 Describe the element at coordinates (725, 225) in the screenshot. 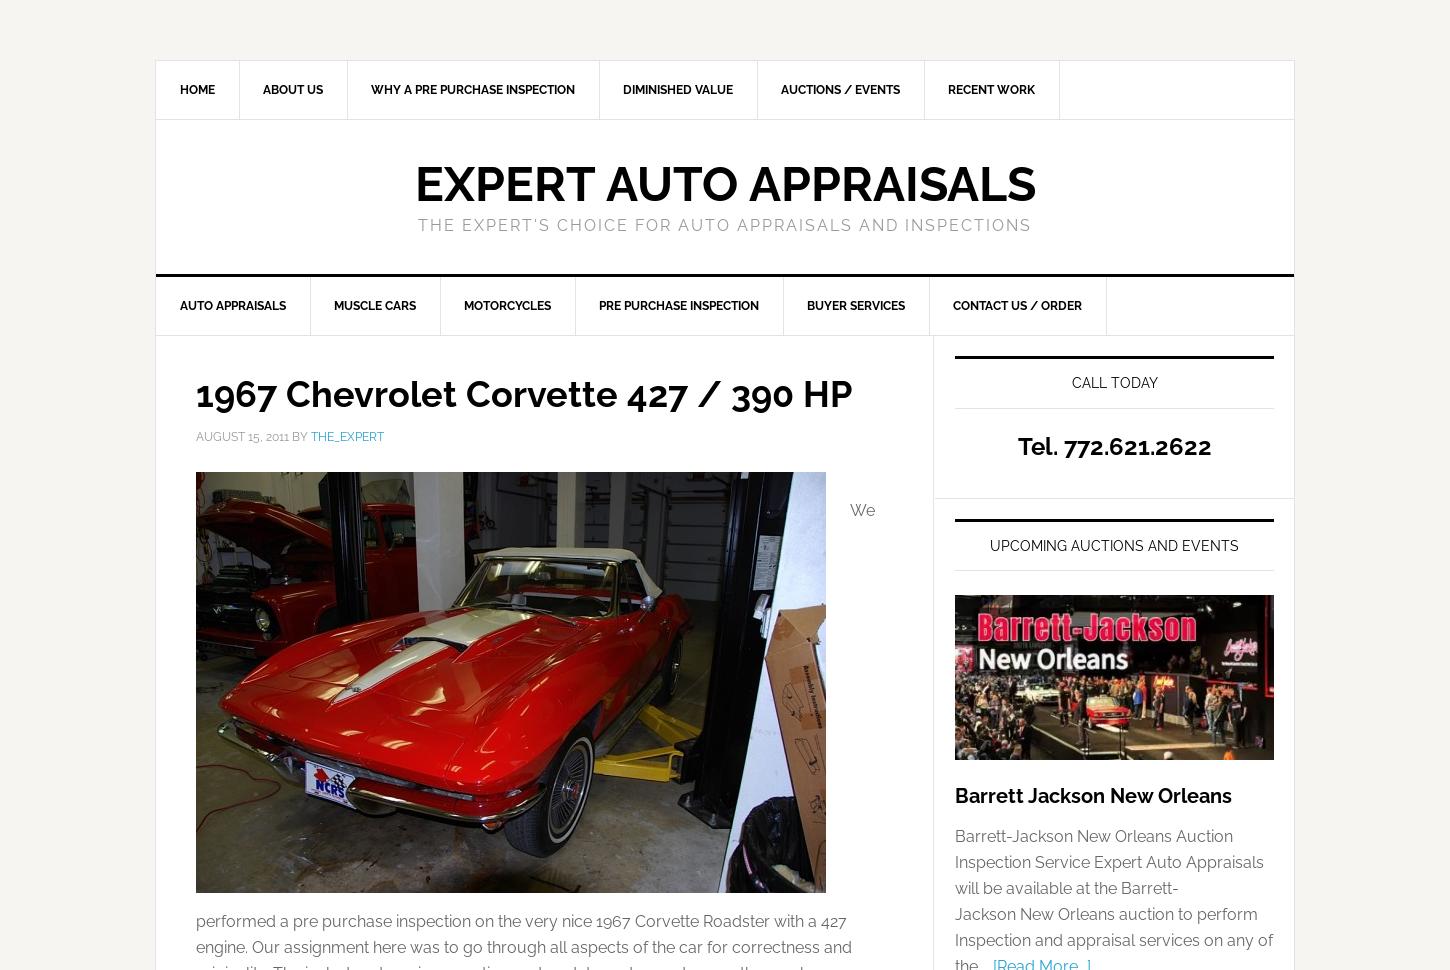

I see `'The Expert's Choice for Auto Appraisals and Inspections'` at that location.